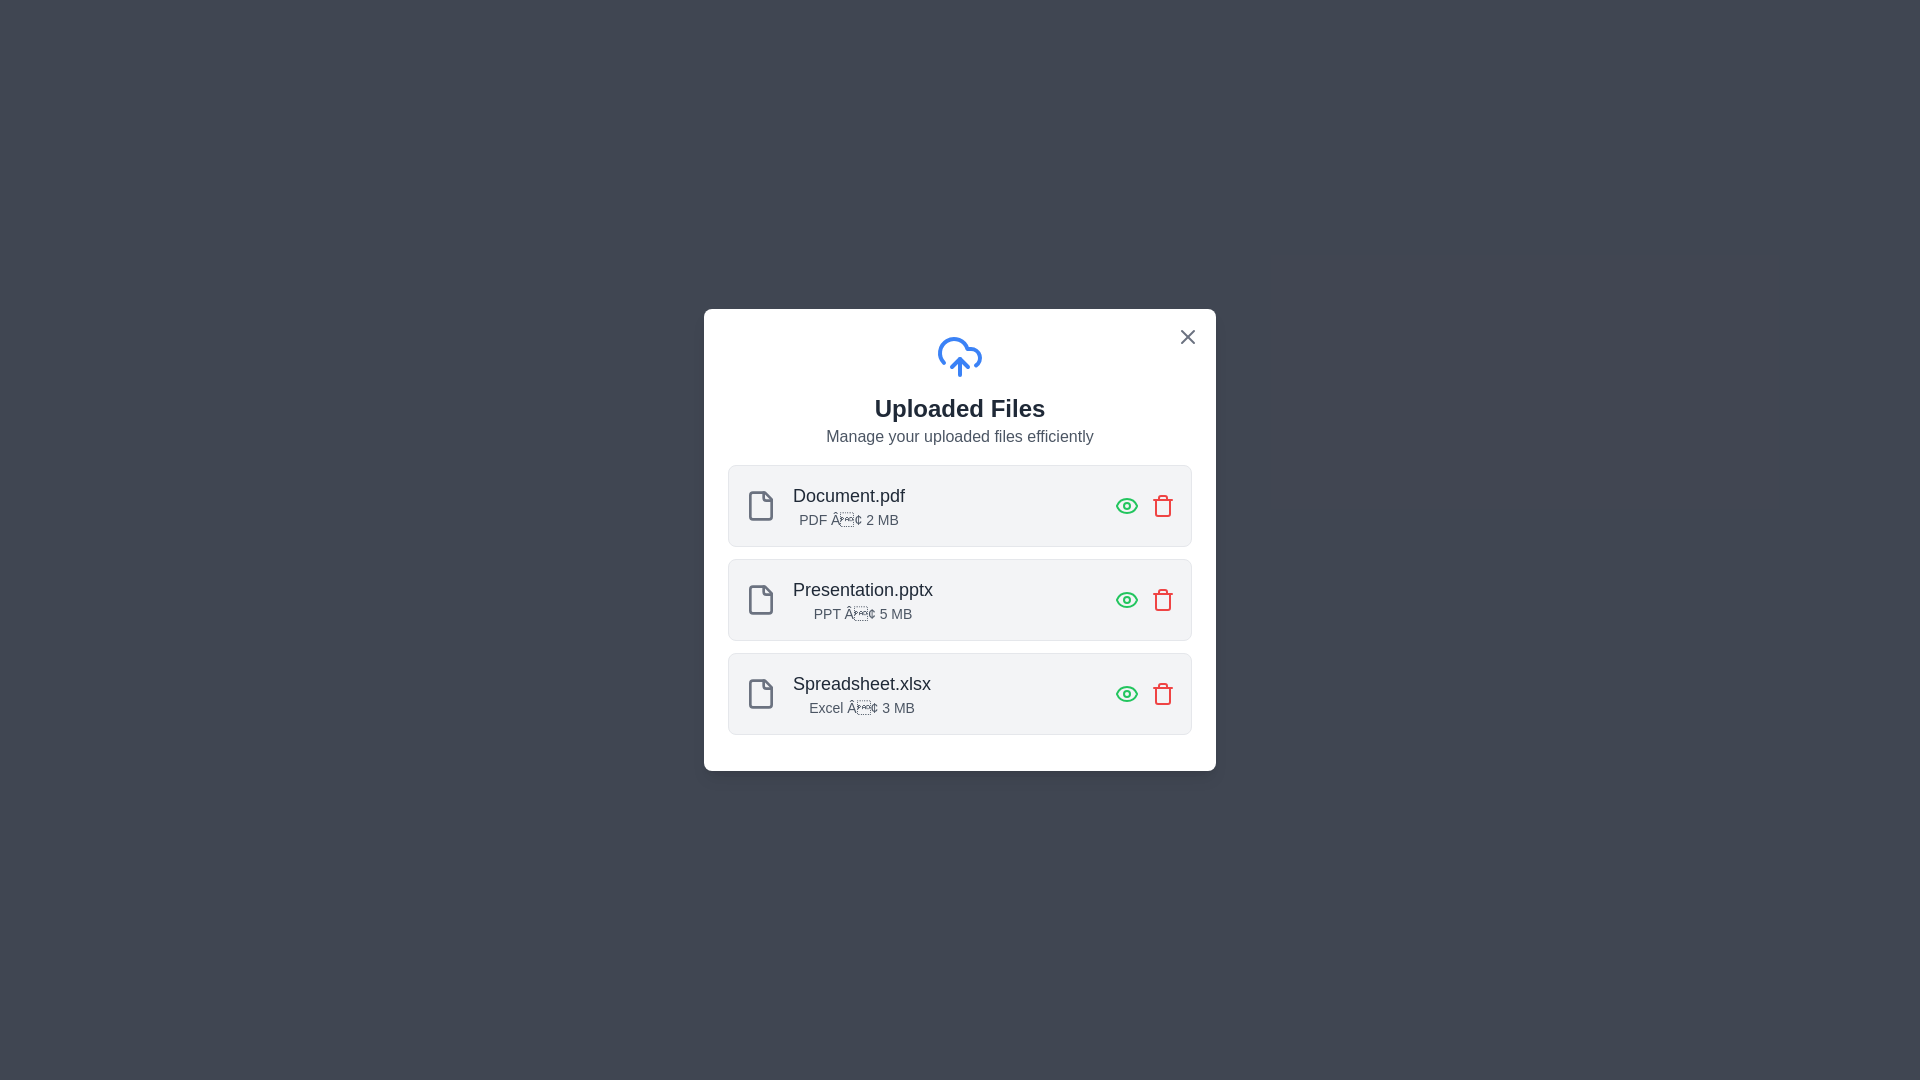 The height and width of the screenshot is (1080, 1920). What do you see at coordinates (960, 407) in the screenshot?
I see `text header that describes the section for managing uploaded files, located just below the upload icon` at bounding box center [960, 407].